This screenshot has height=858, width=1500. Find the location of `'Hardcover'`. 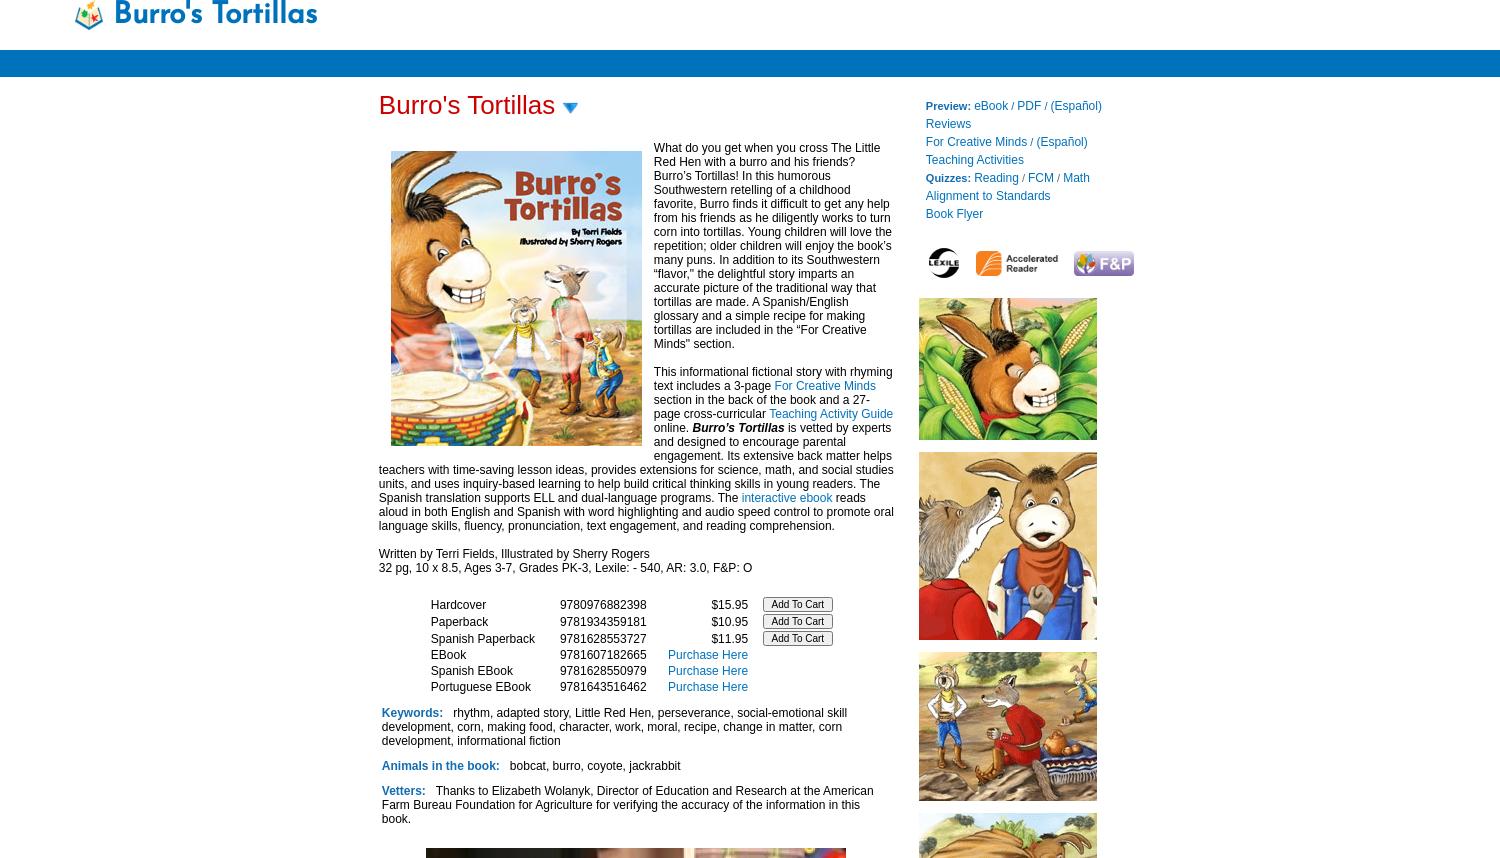

'Hardcover' is located at coordinates (456, 604).